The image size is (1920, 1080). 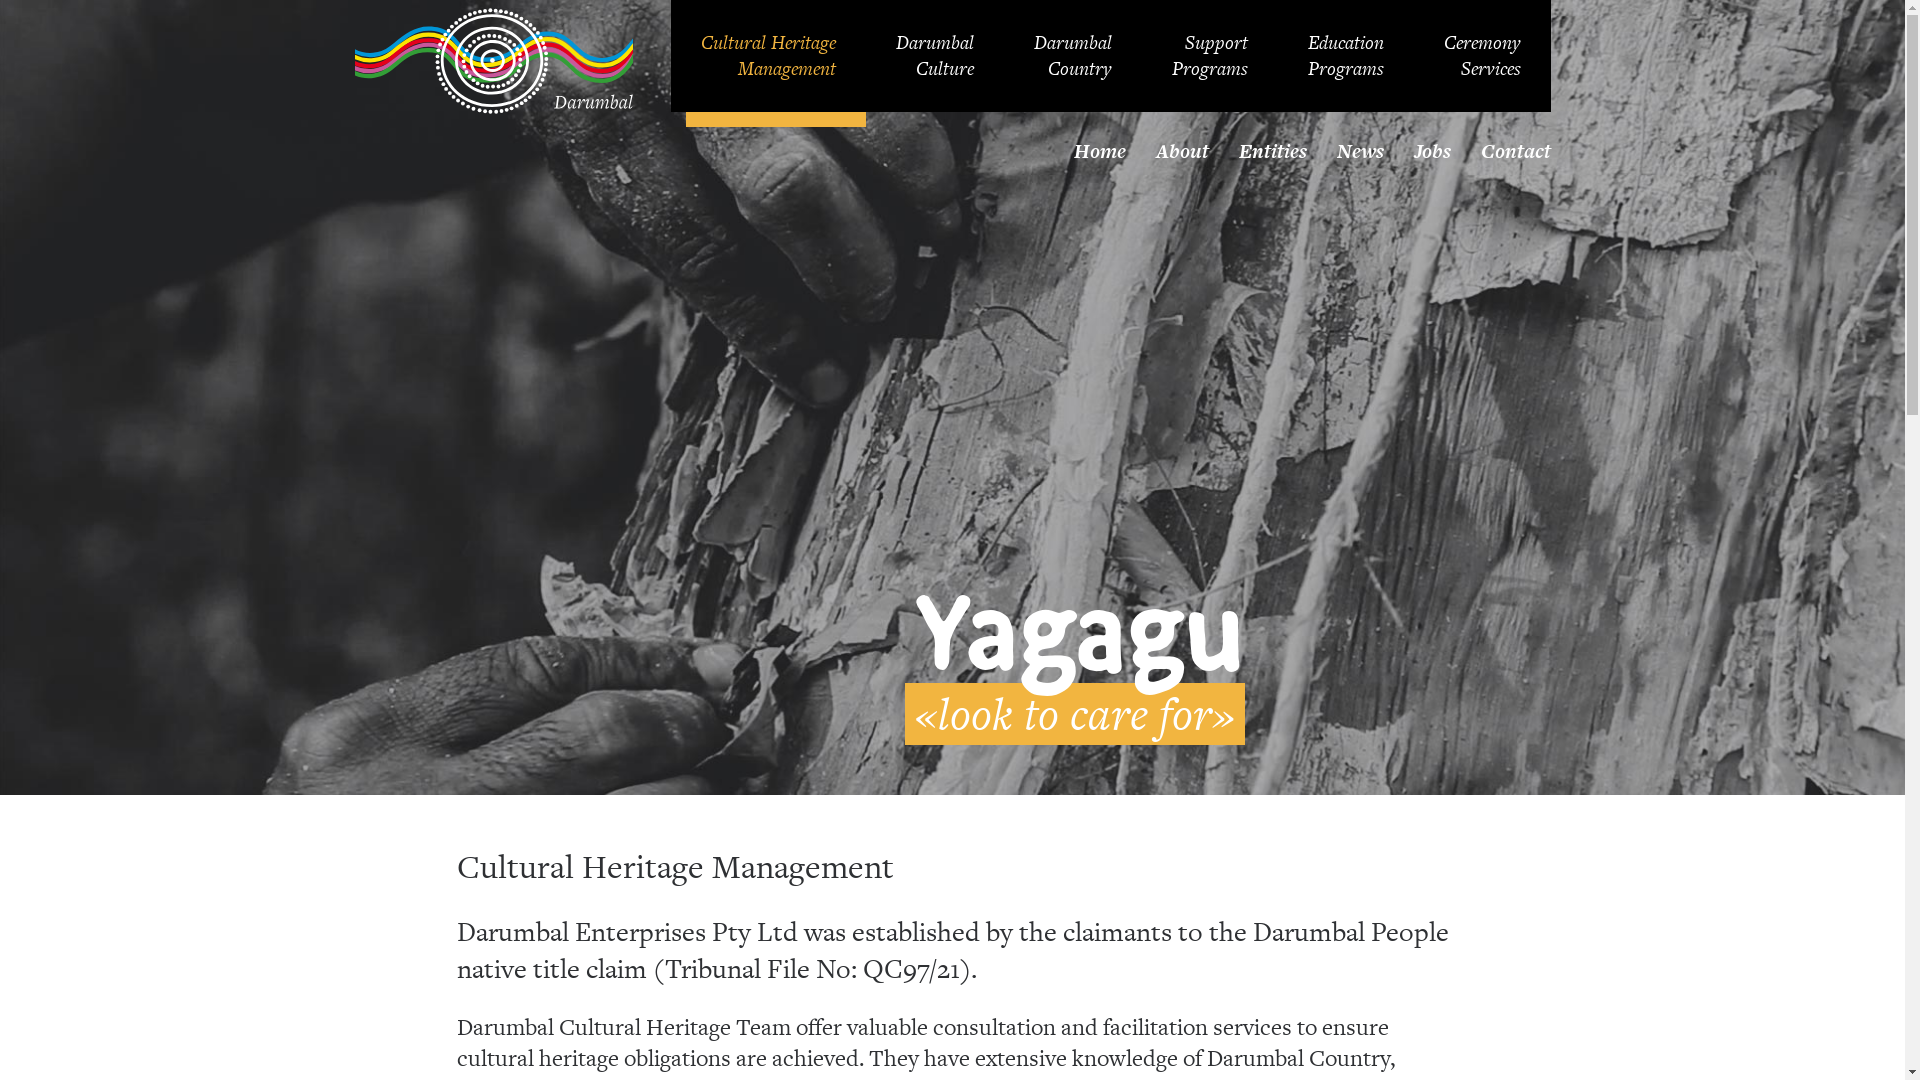 I want to click on 'Darumbal, so click(x=1003, y=55).